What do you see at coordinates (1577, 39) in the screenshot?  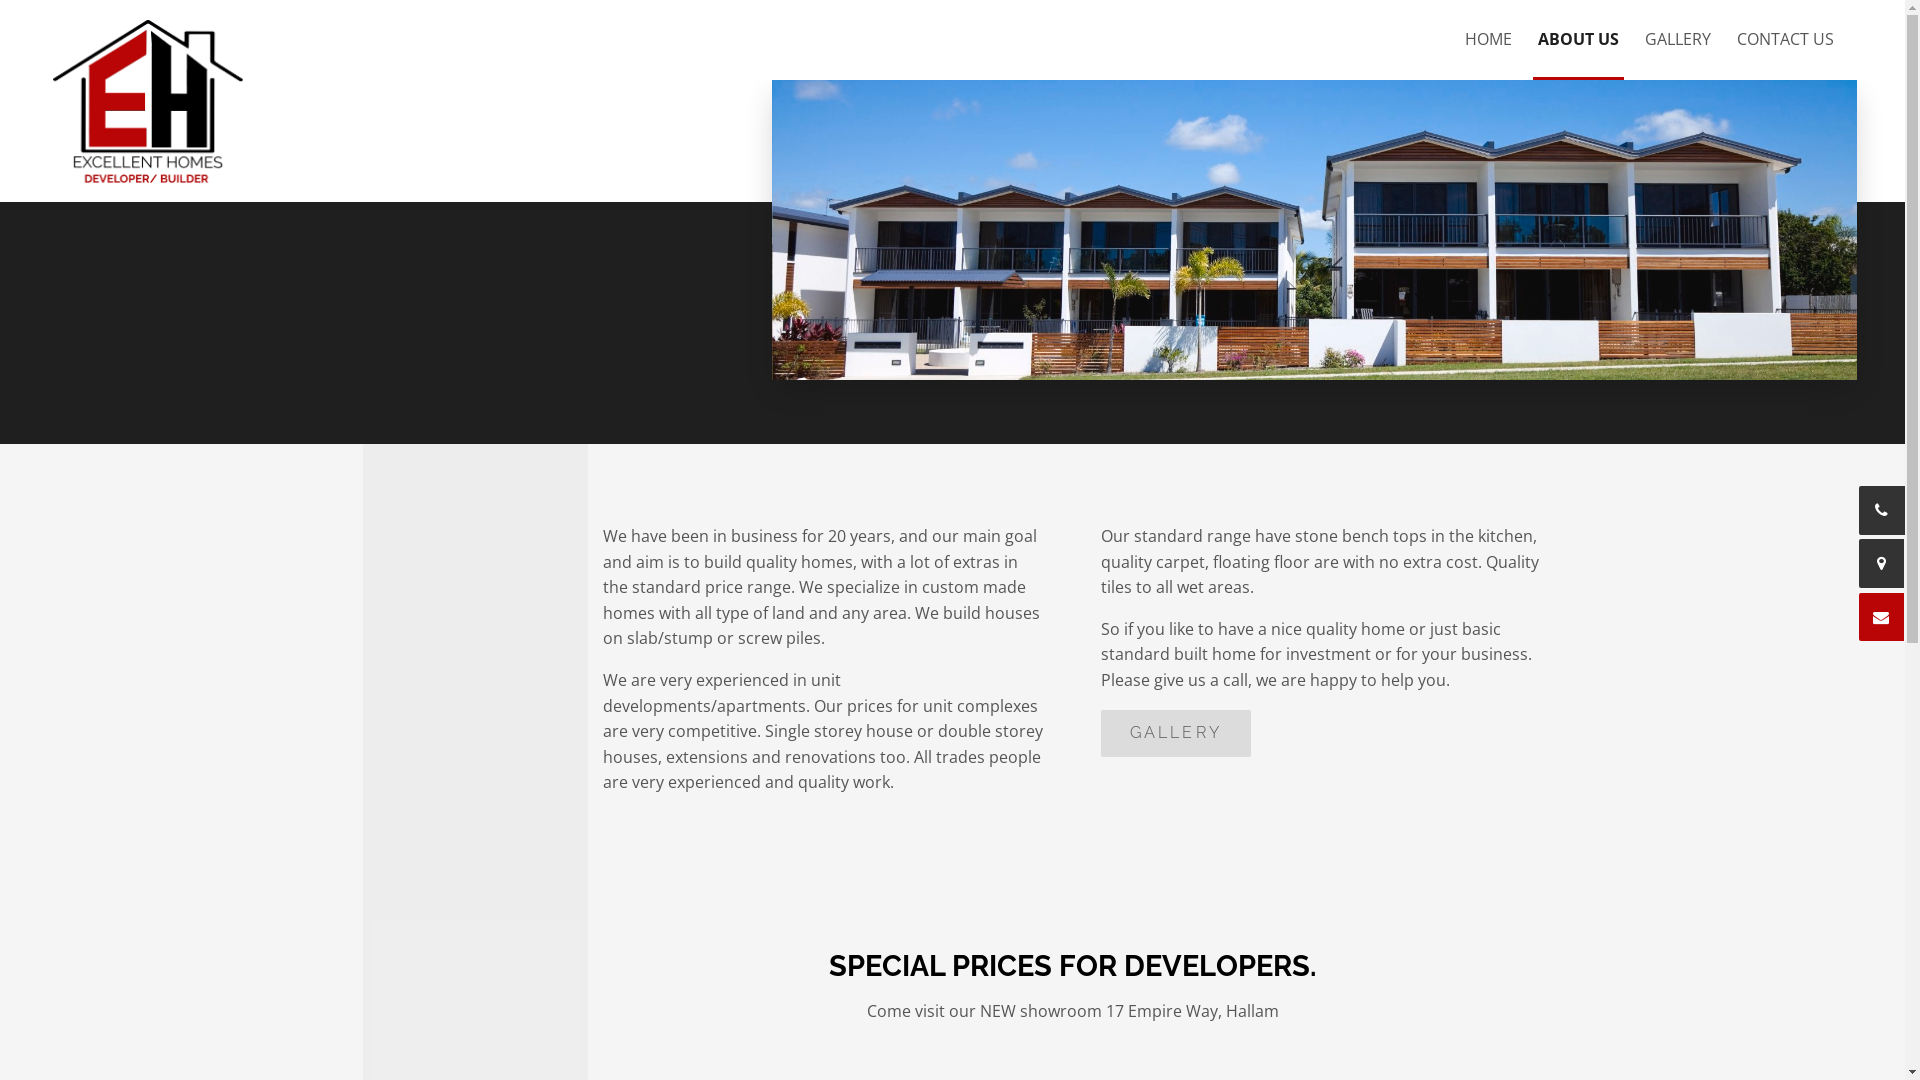 I see `'ABOUT US'` at bounding box center [1577, 39].